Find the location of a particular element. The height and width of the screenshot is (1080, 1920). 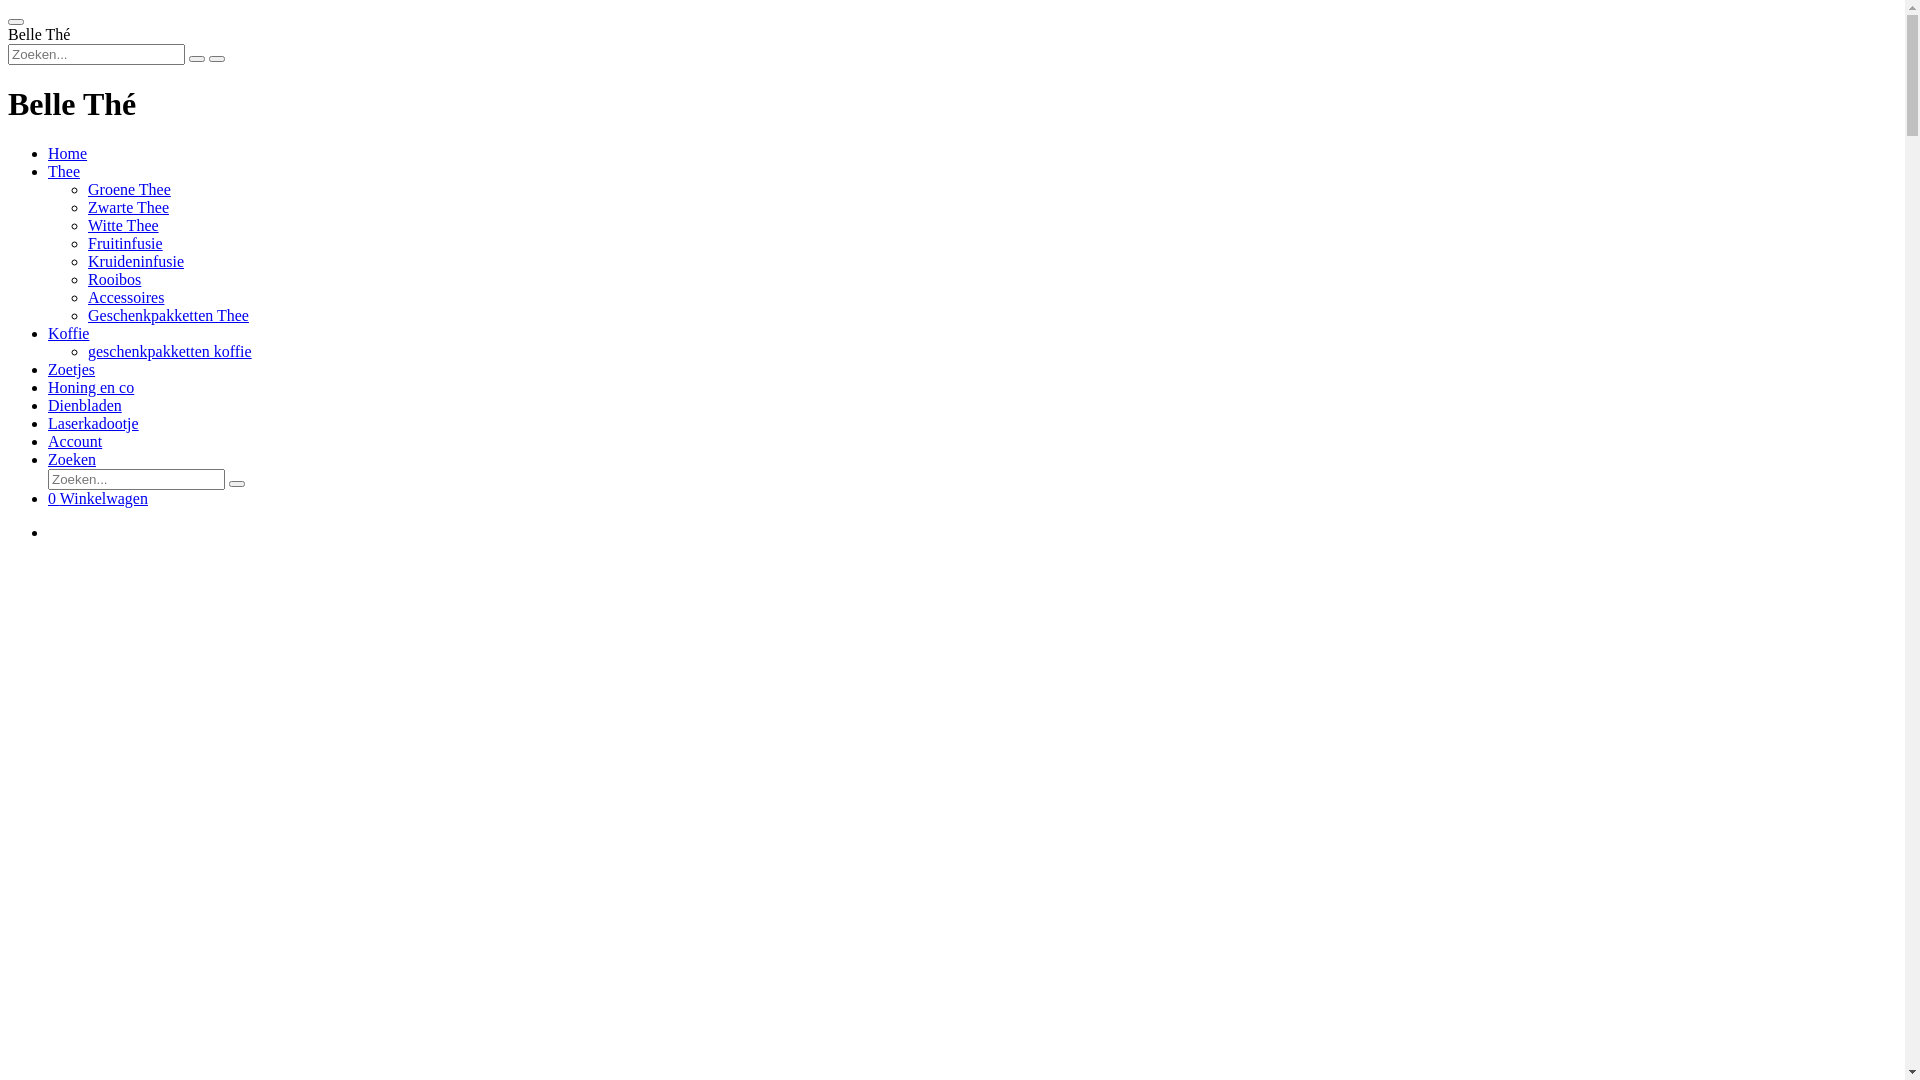

'Zoetjes' is located at coordinates (71, 369).